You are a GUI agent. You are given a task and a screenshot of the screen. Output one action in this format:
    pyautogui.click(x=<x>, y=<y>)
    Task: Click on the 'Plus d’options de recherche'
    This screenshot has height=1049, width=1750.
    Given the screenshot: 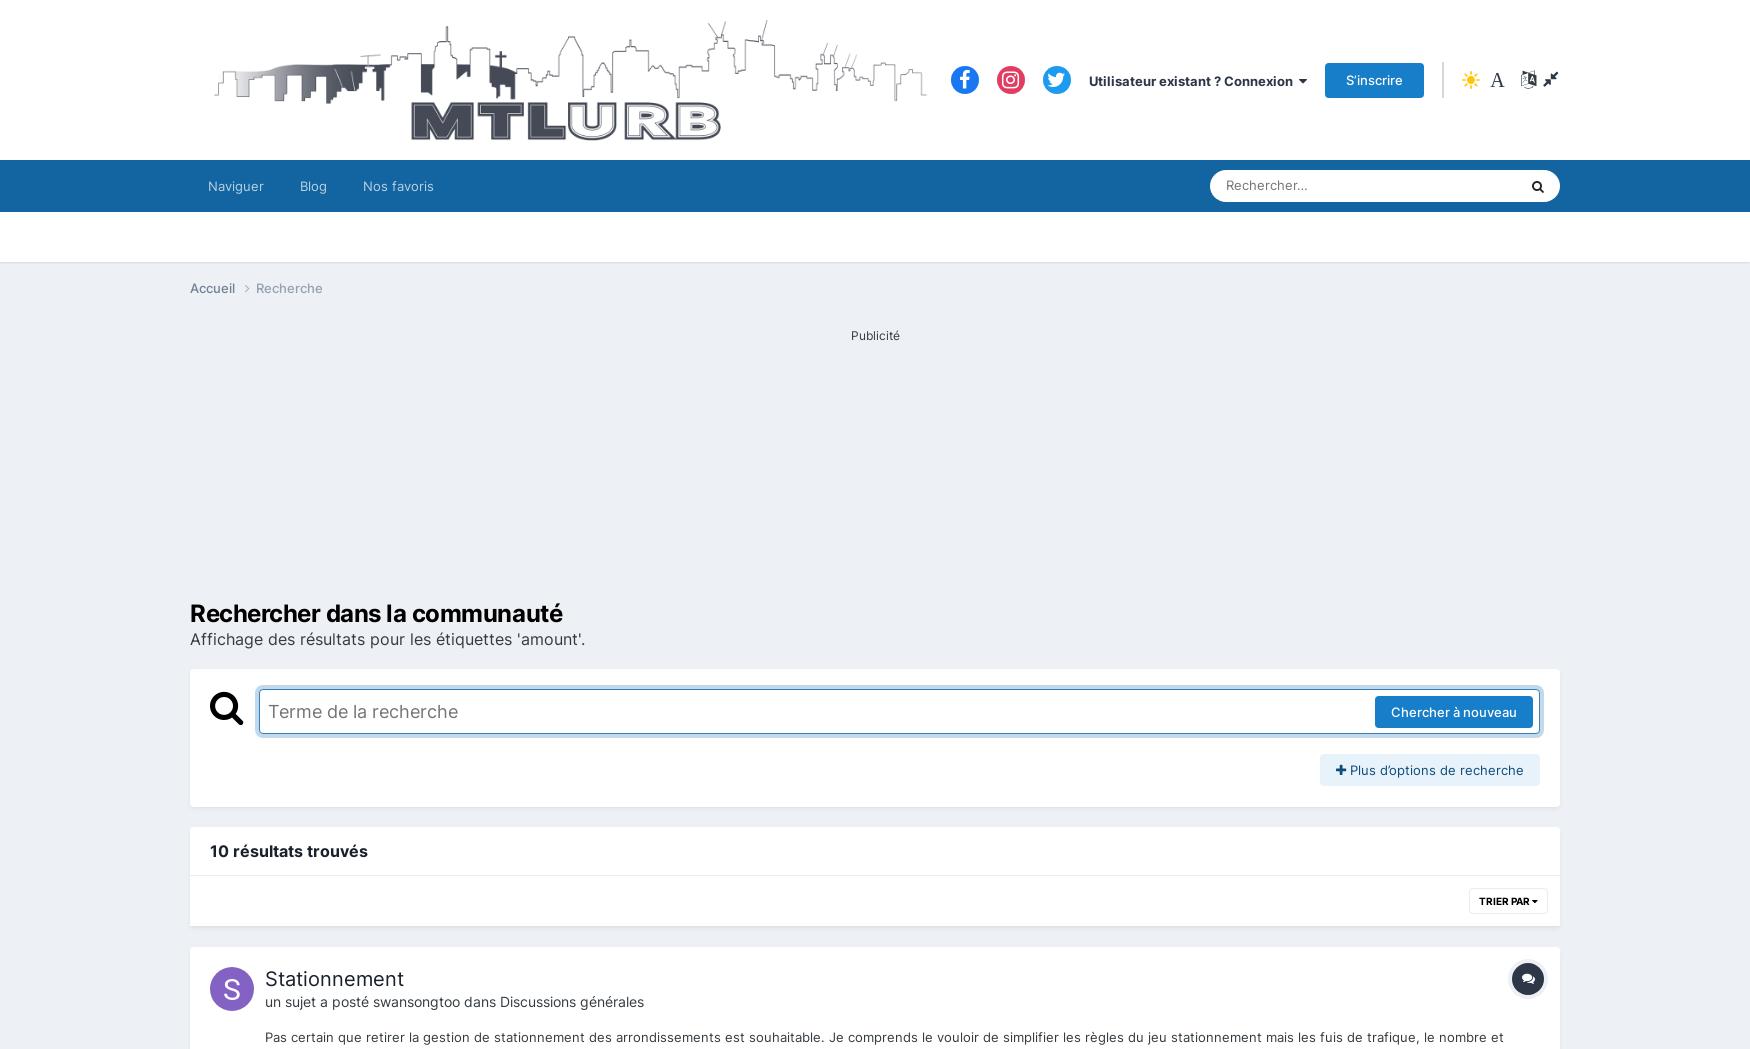 What is the action you would take?
    pyautogui.click(x=1434, y=769)
    